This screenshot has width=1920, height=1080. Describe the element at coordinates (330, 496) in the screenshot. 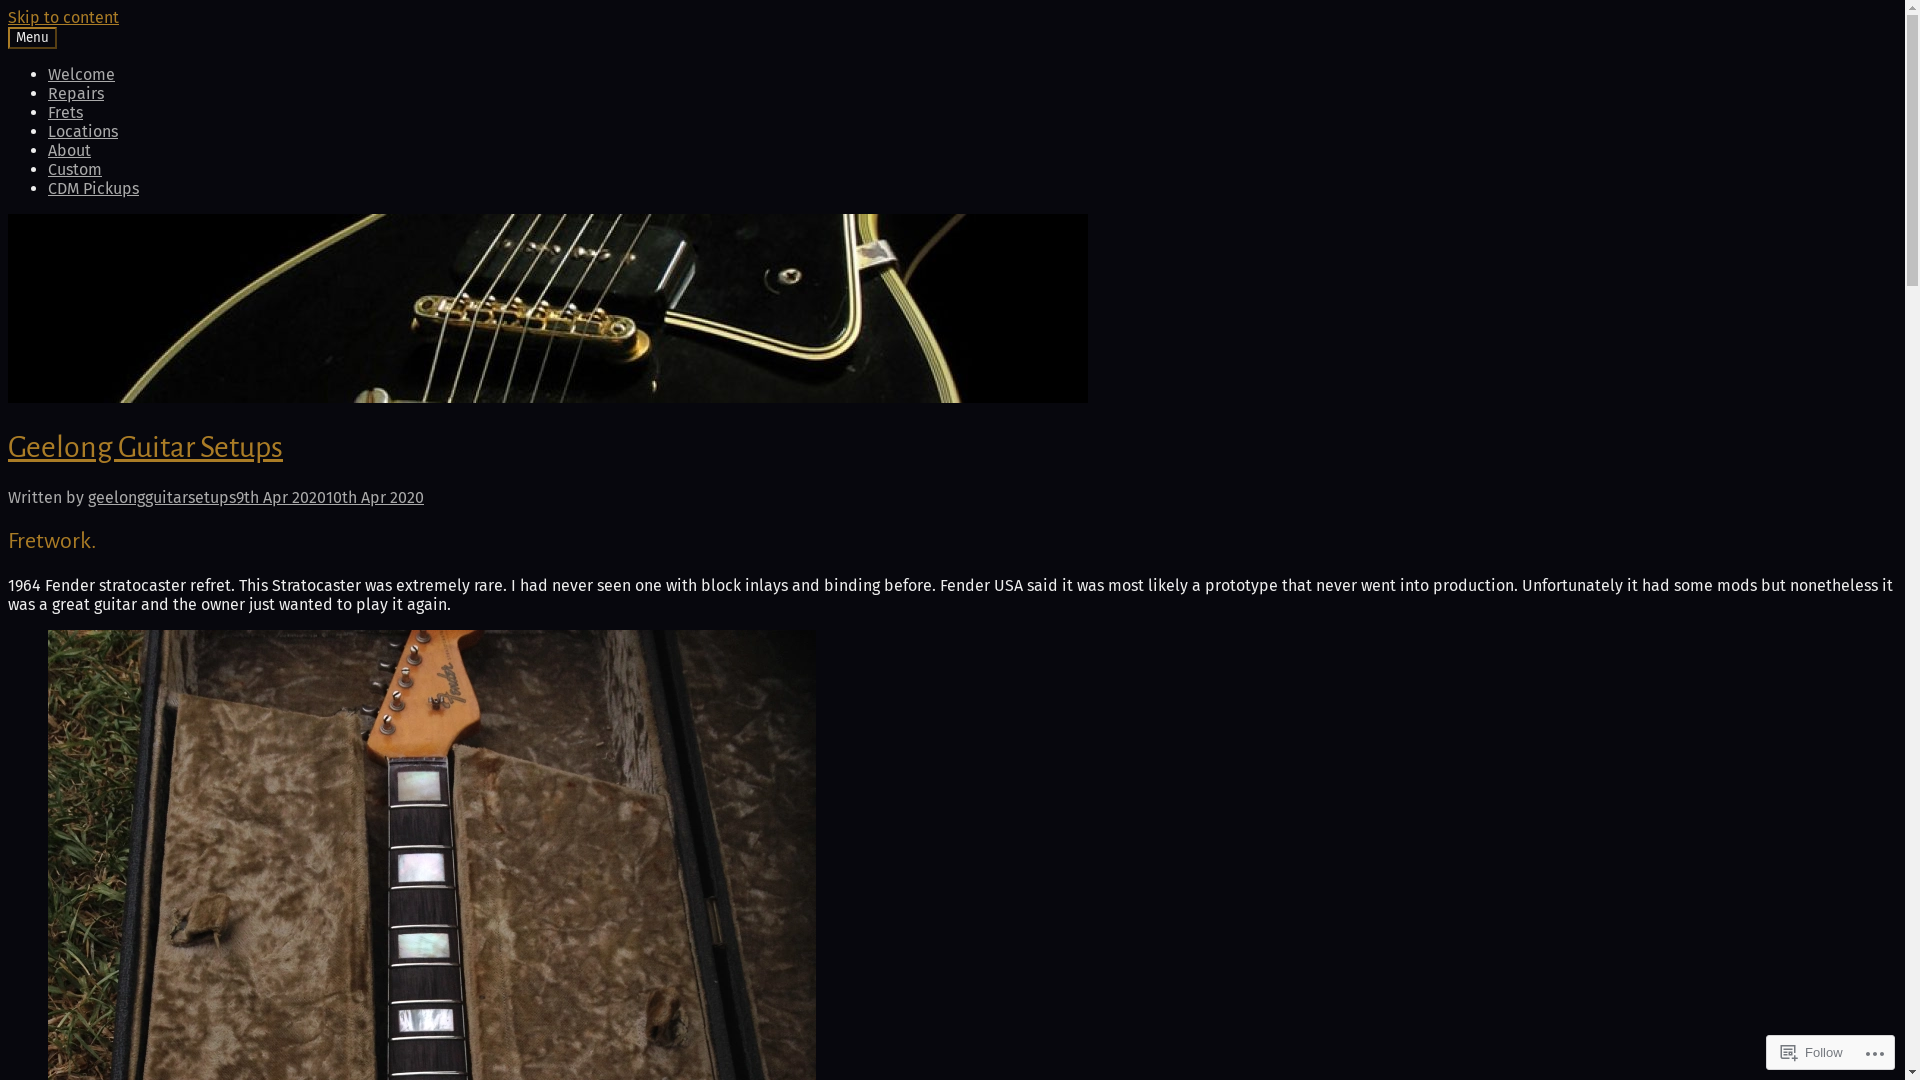

I see `'9th Apr 202010th Apr 2020'` at that location.